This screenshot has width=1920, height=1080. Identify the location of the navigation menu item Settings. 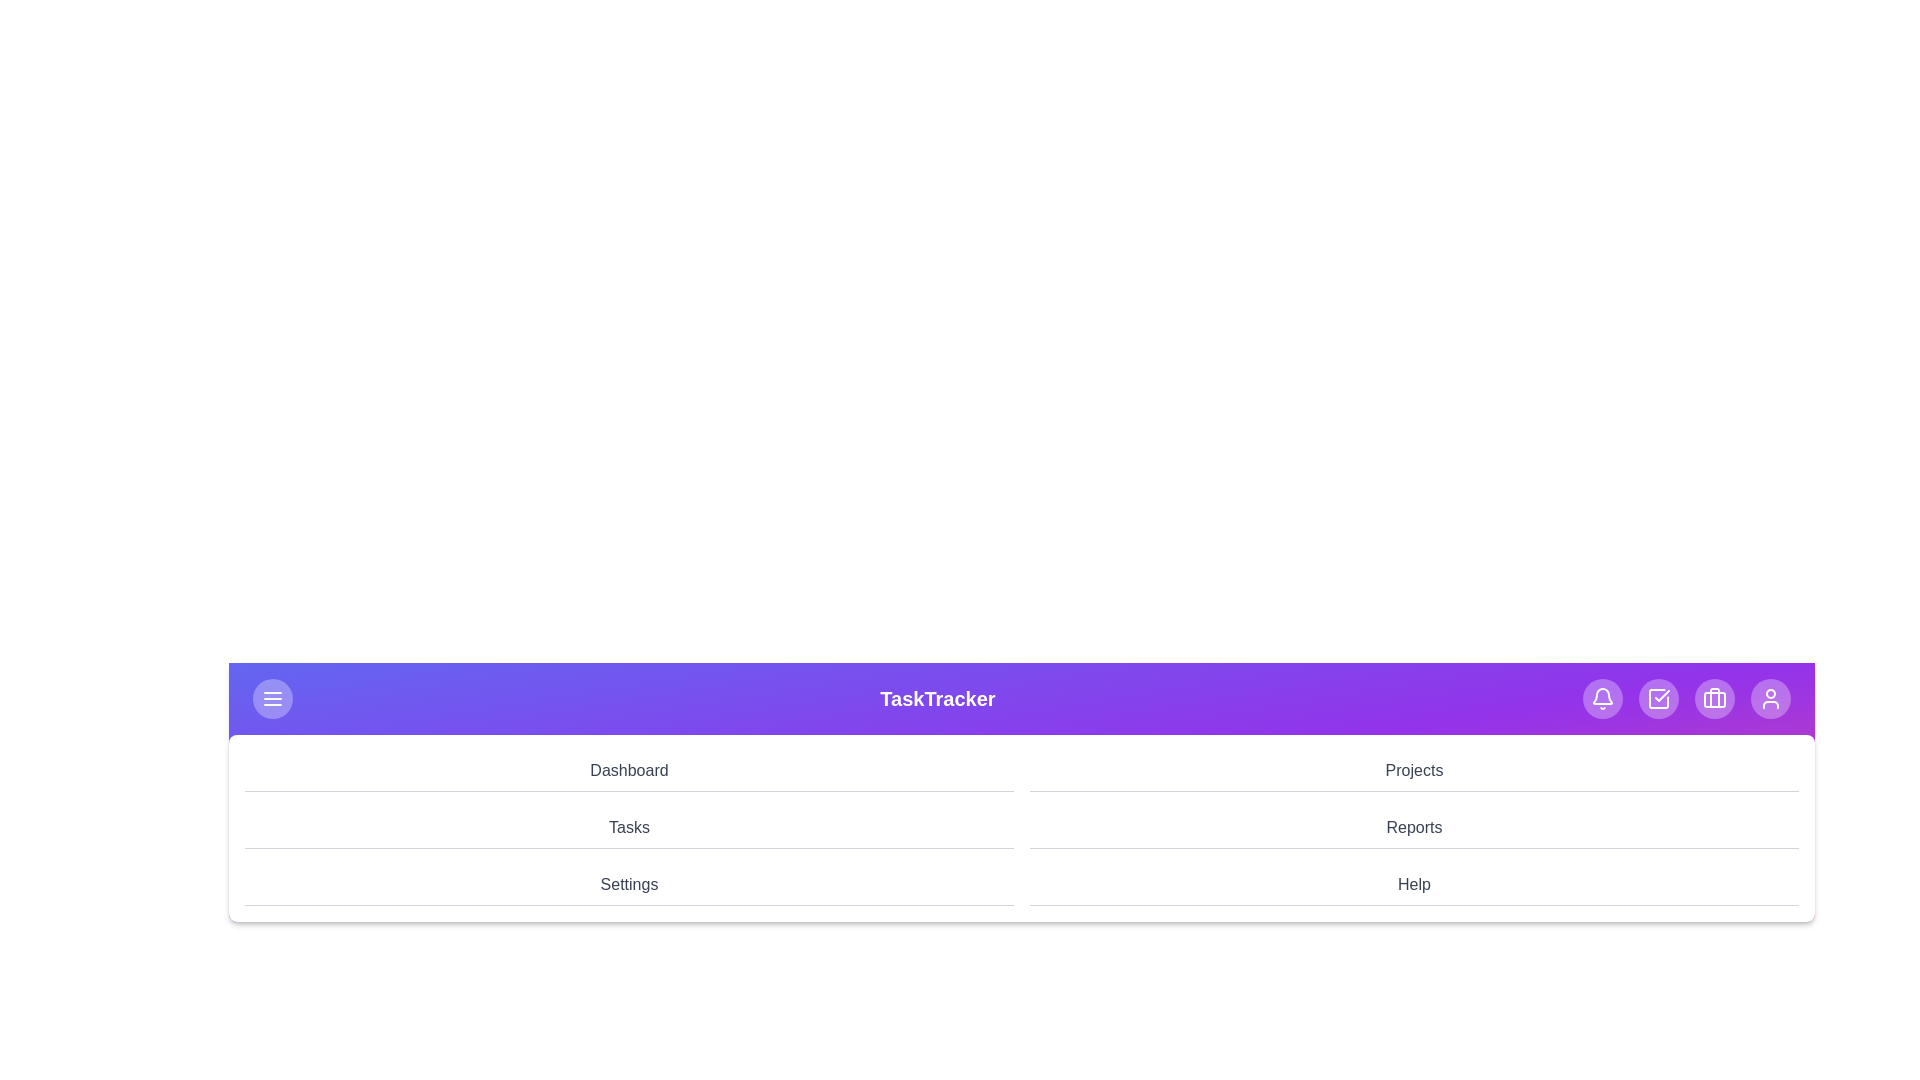
(628, 884).